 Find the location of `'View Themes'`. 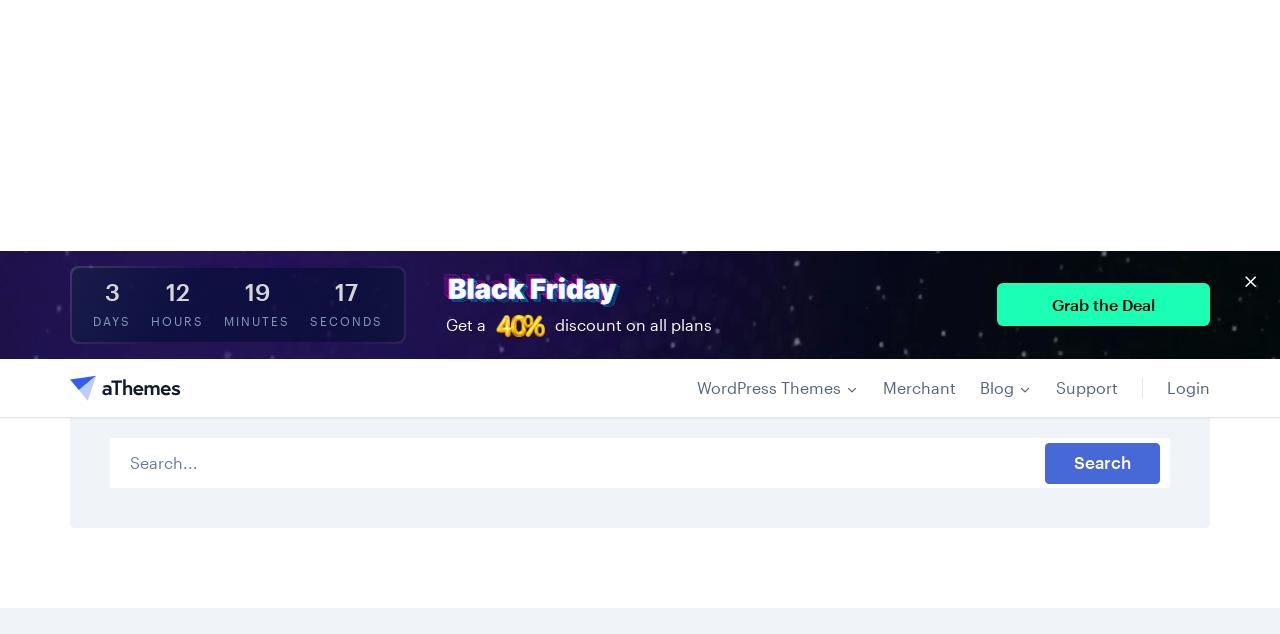

'View Themes' is located at coordinates (156, 402).